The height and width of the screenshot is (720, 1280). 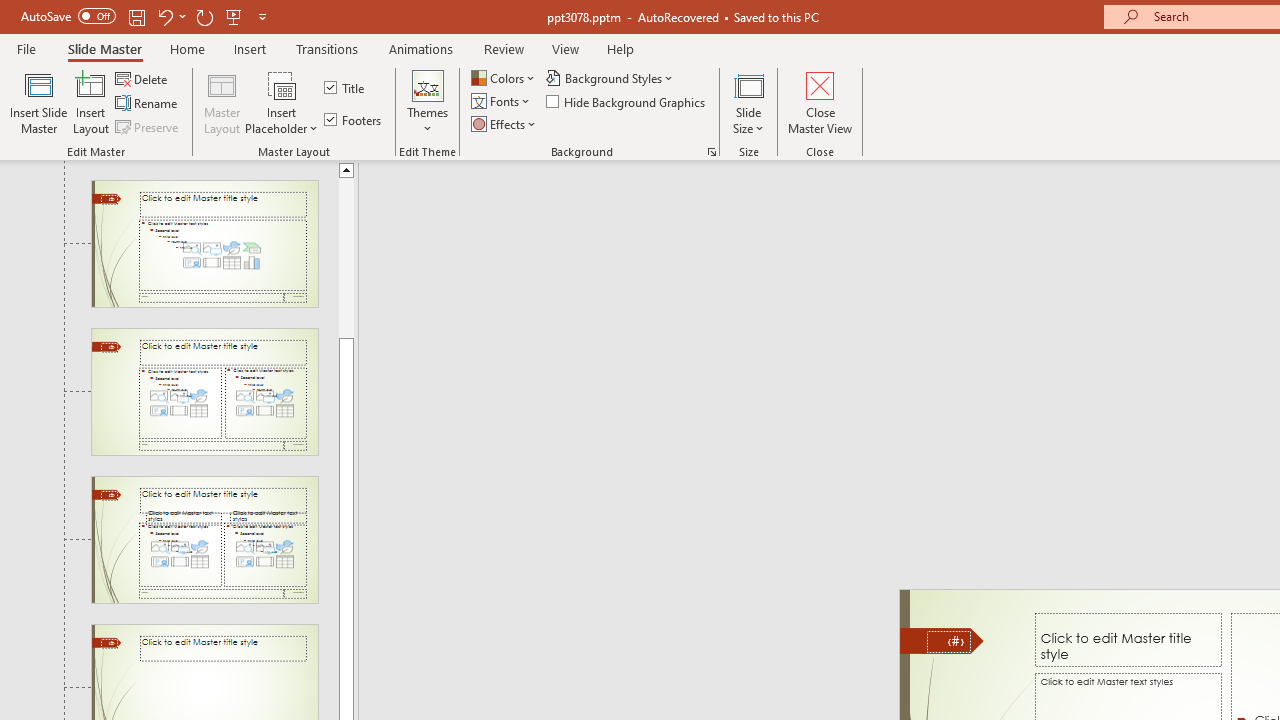 What do you see at coordinates (948, 641) in the screenshot?
I see `'Slide Number'` at bounding box center [948, 641].